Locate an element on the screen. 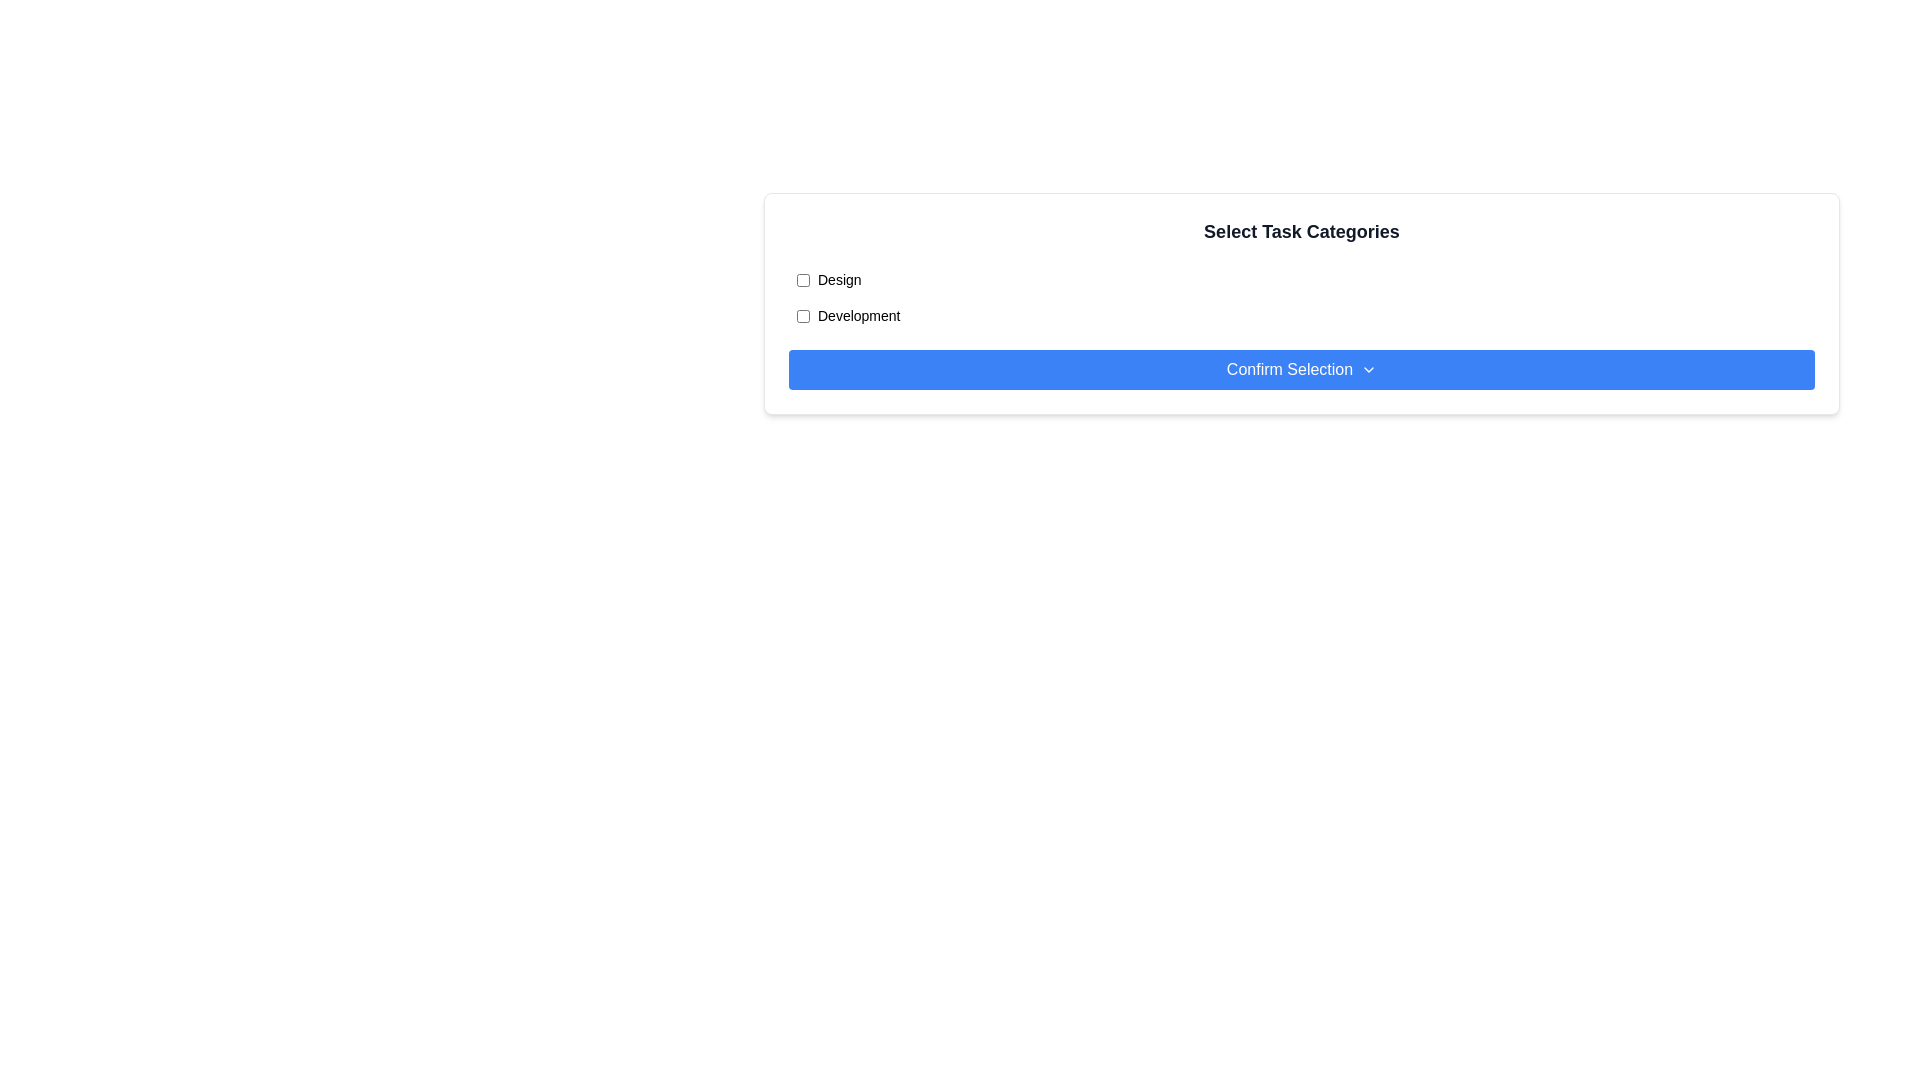  the small chevron-down icon inside the 'Confirm Selection' button, which is positioned near the right end of the button is located at coordinates (1368, 370).